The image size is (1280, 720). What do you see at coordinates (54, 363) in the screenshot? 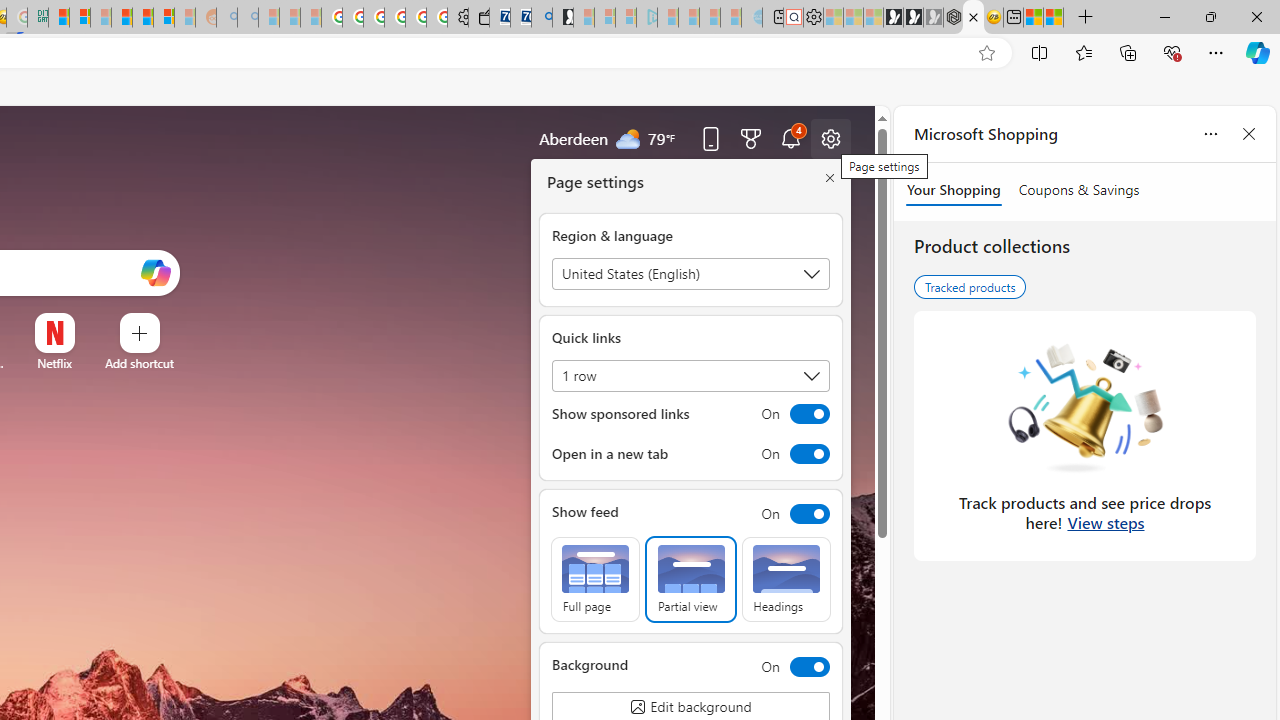
I see `'Netflix'` at bounding box center [54, 363].